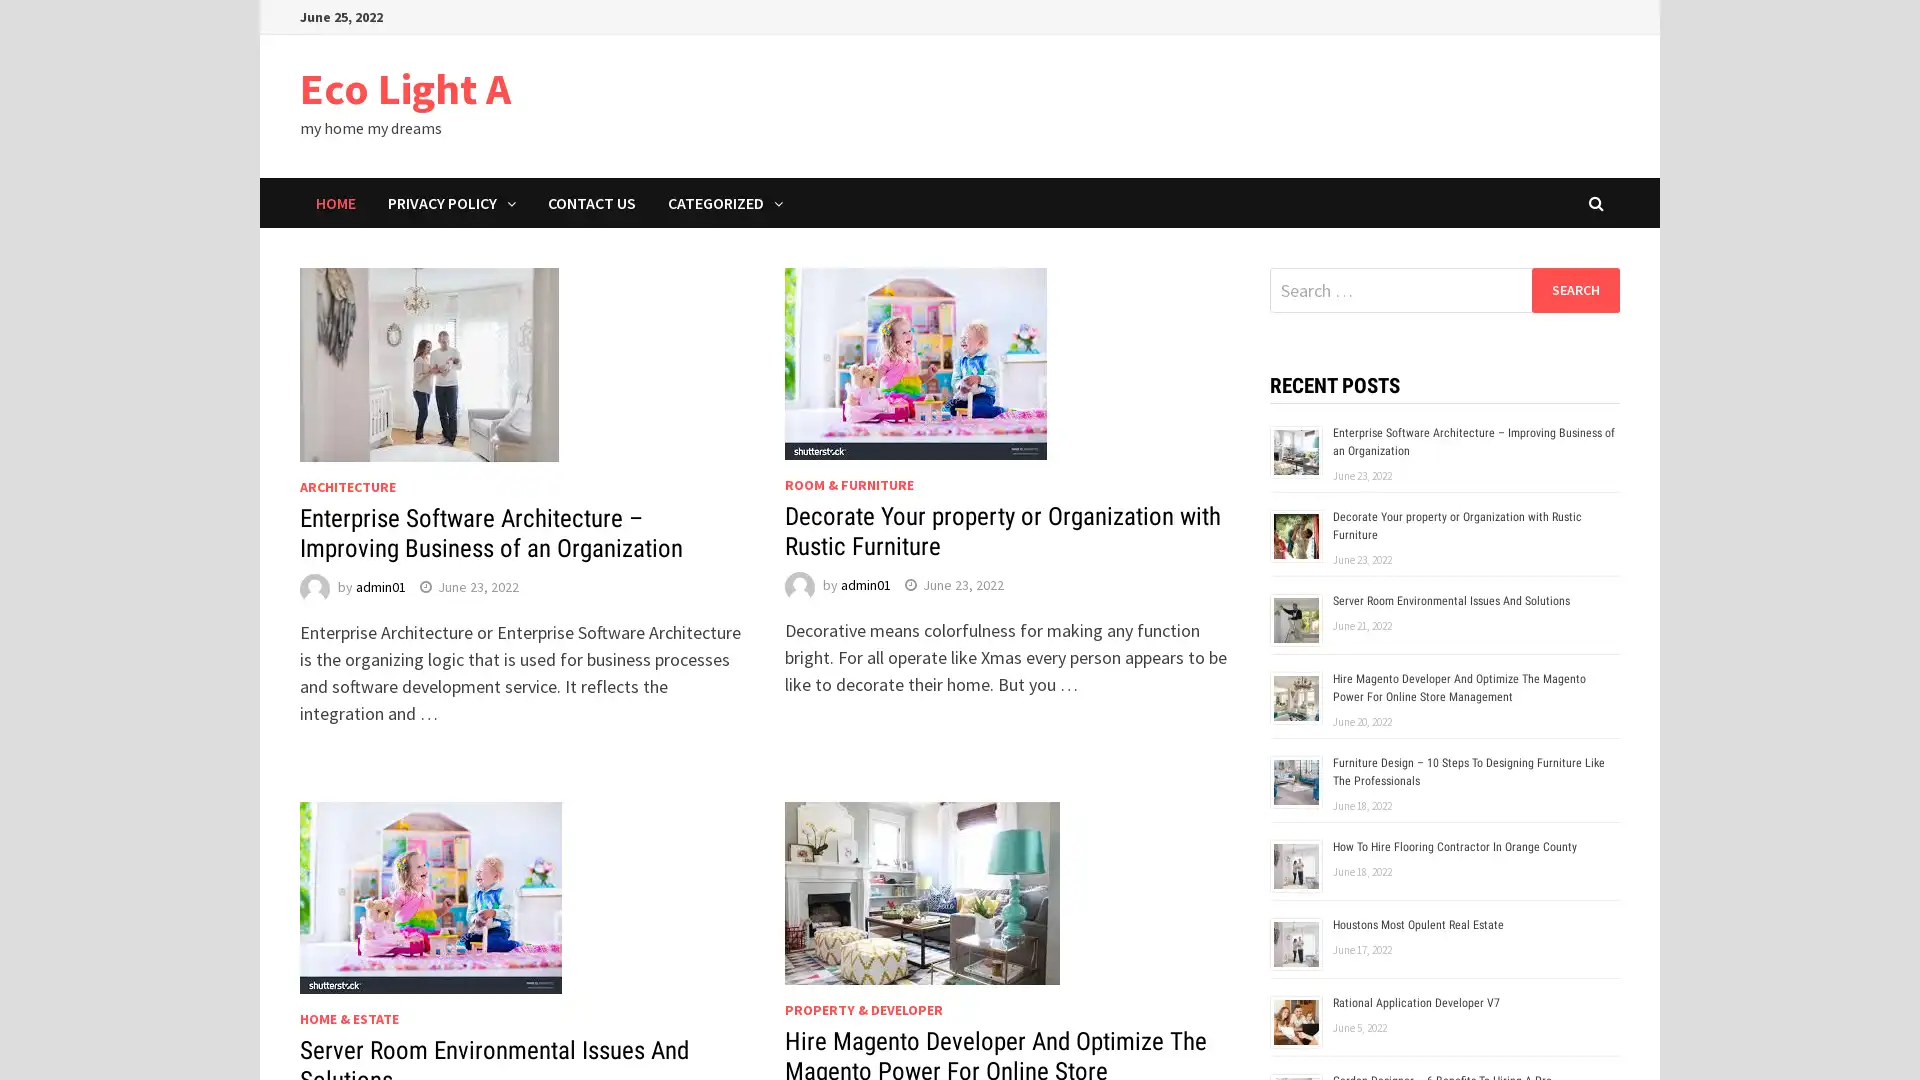  I want to click on Search, so click(1574, 289).